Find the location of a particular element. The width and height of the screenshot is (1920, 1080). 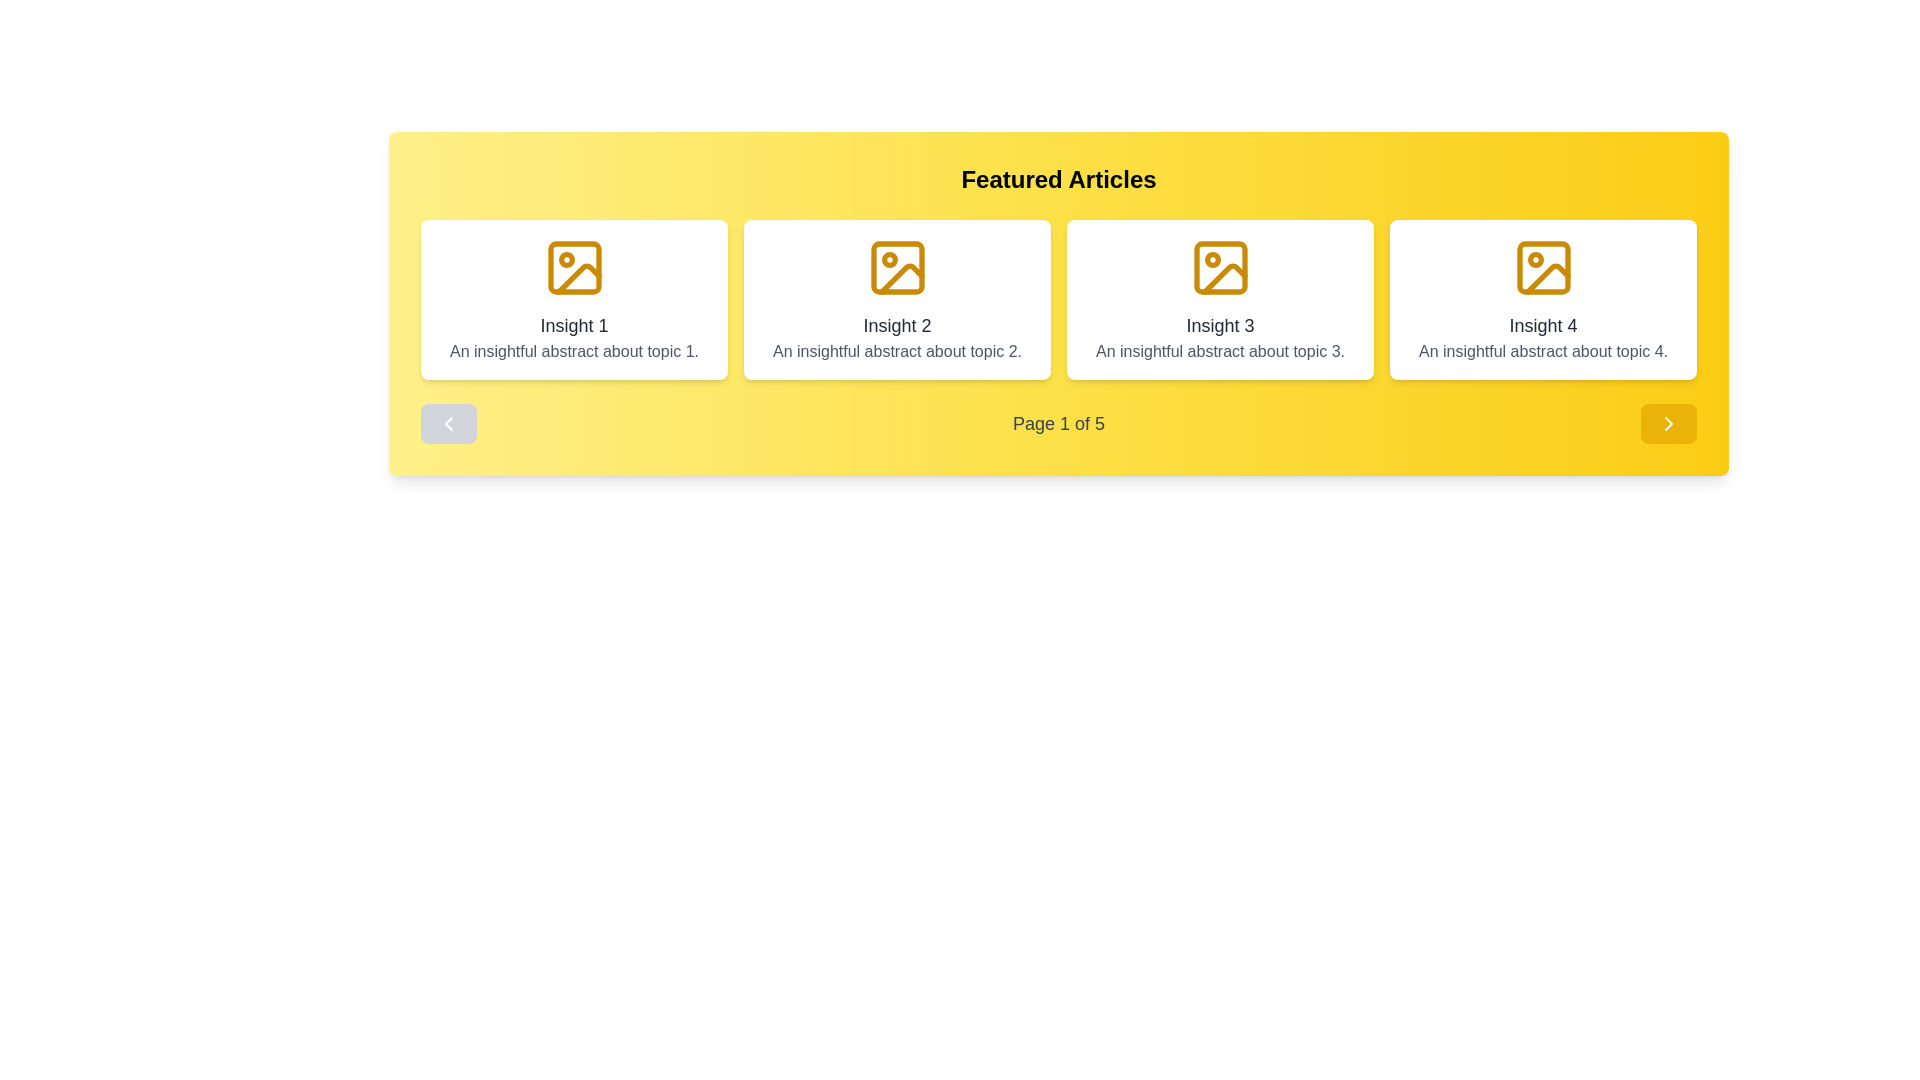

the Decorative Circular Graphic located in the top-left corner of the first framed image icon in the carousel of articles titled 'Insight 1' is located at coordinates (565, 258).